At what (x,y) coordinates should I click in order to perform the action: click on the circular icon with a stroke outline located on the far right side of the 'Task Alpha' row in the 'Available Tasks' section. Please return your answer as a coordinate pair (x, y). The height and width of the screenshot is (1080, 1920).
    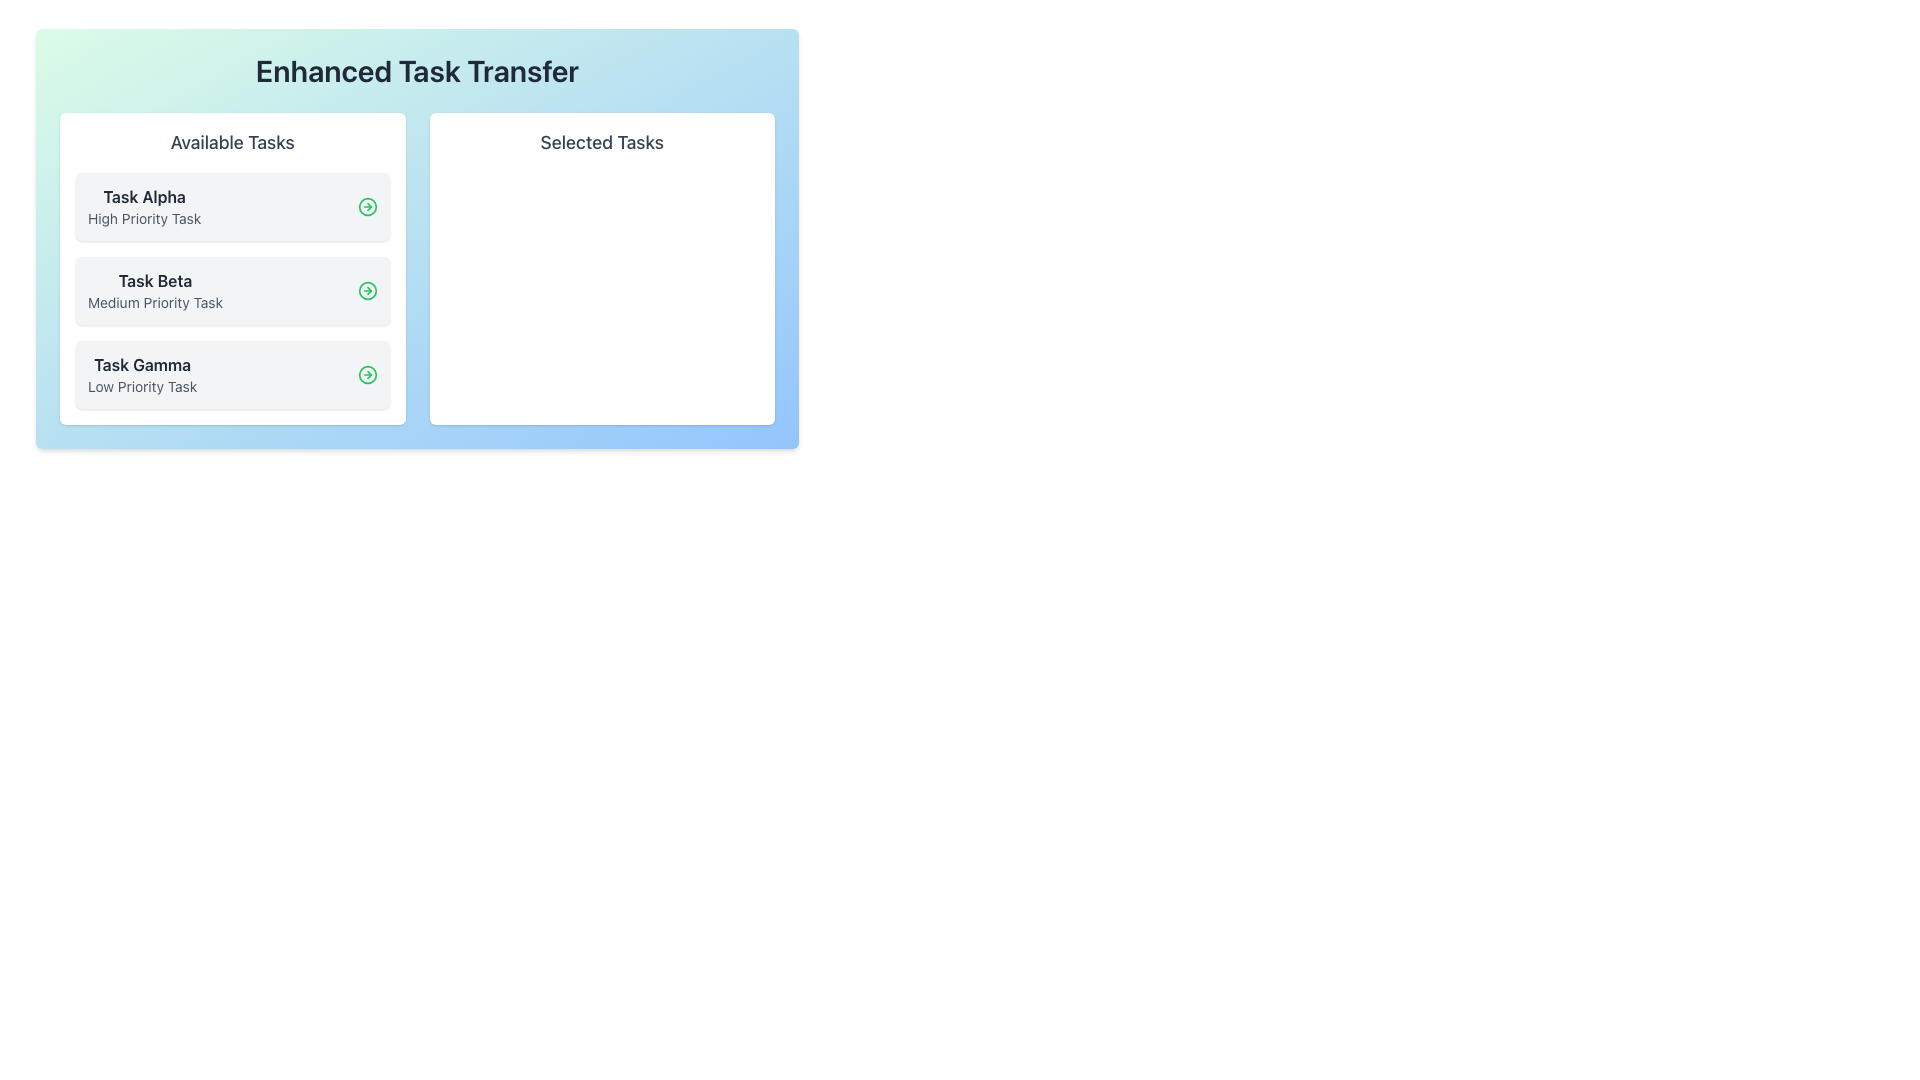
    Looking at the image, I should click on (367, 207).